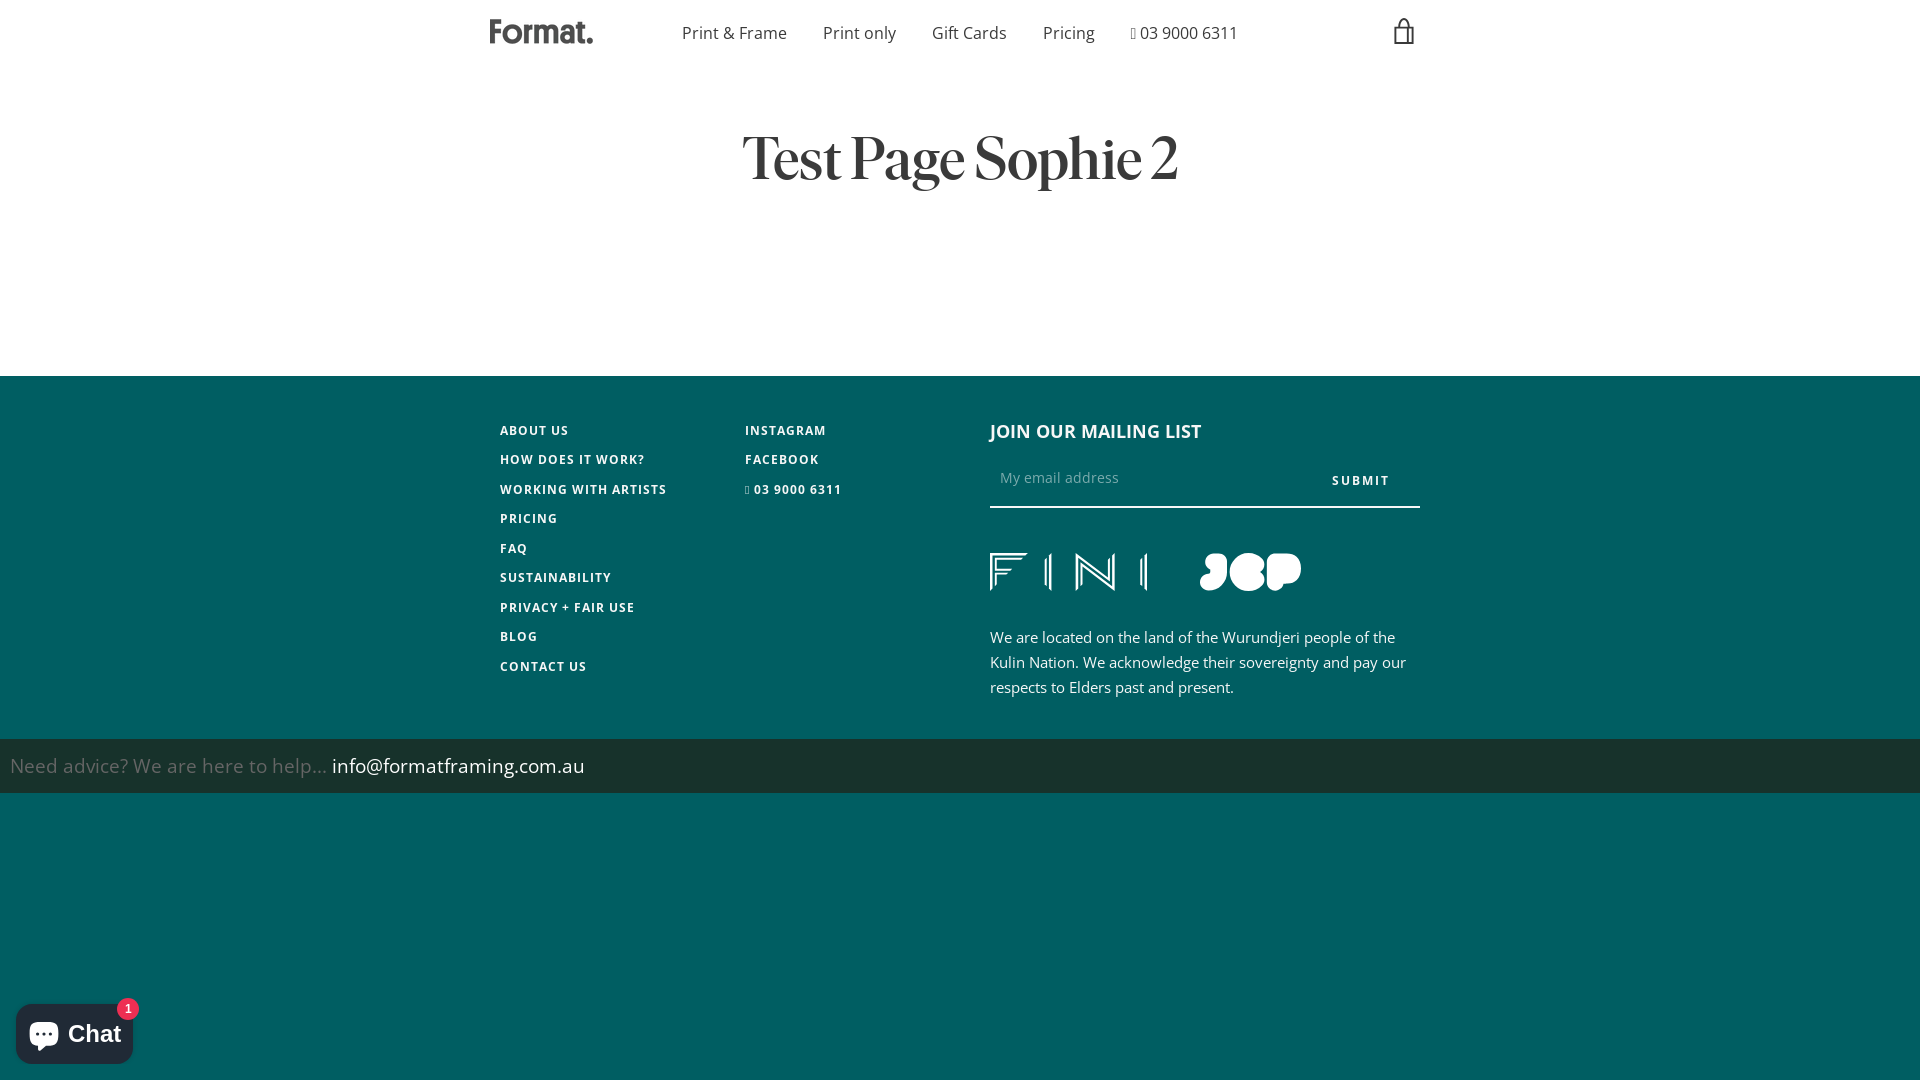 The width and height of the screenshot is (1920, 1080). What do you see at coordinates (9, 1029) in the screenshot?
I see `'Shopify online store chat'` at bounding box center [9, 1029].